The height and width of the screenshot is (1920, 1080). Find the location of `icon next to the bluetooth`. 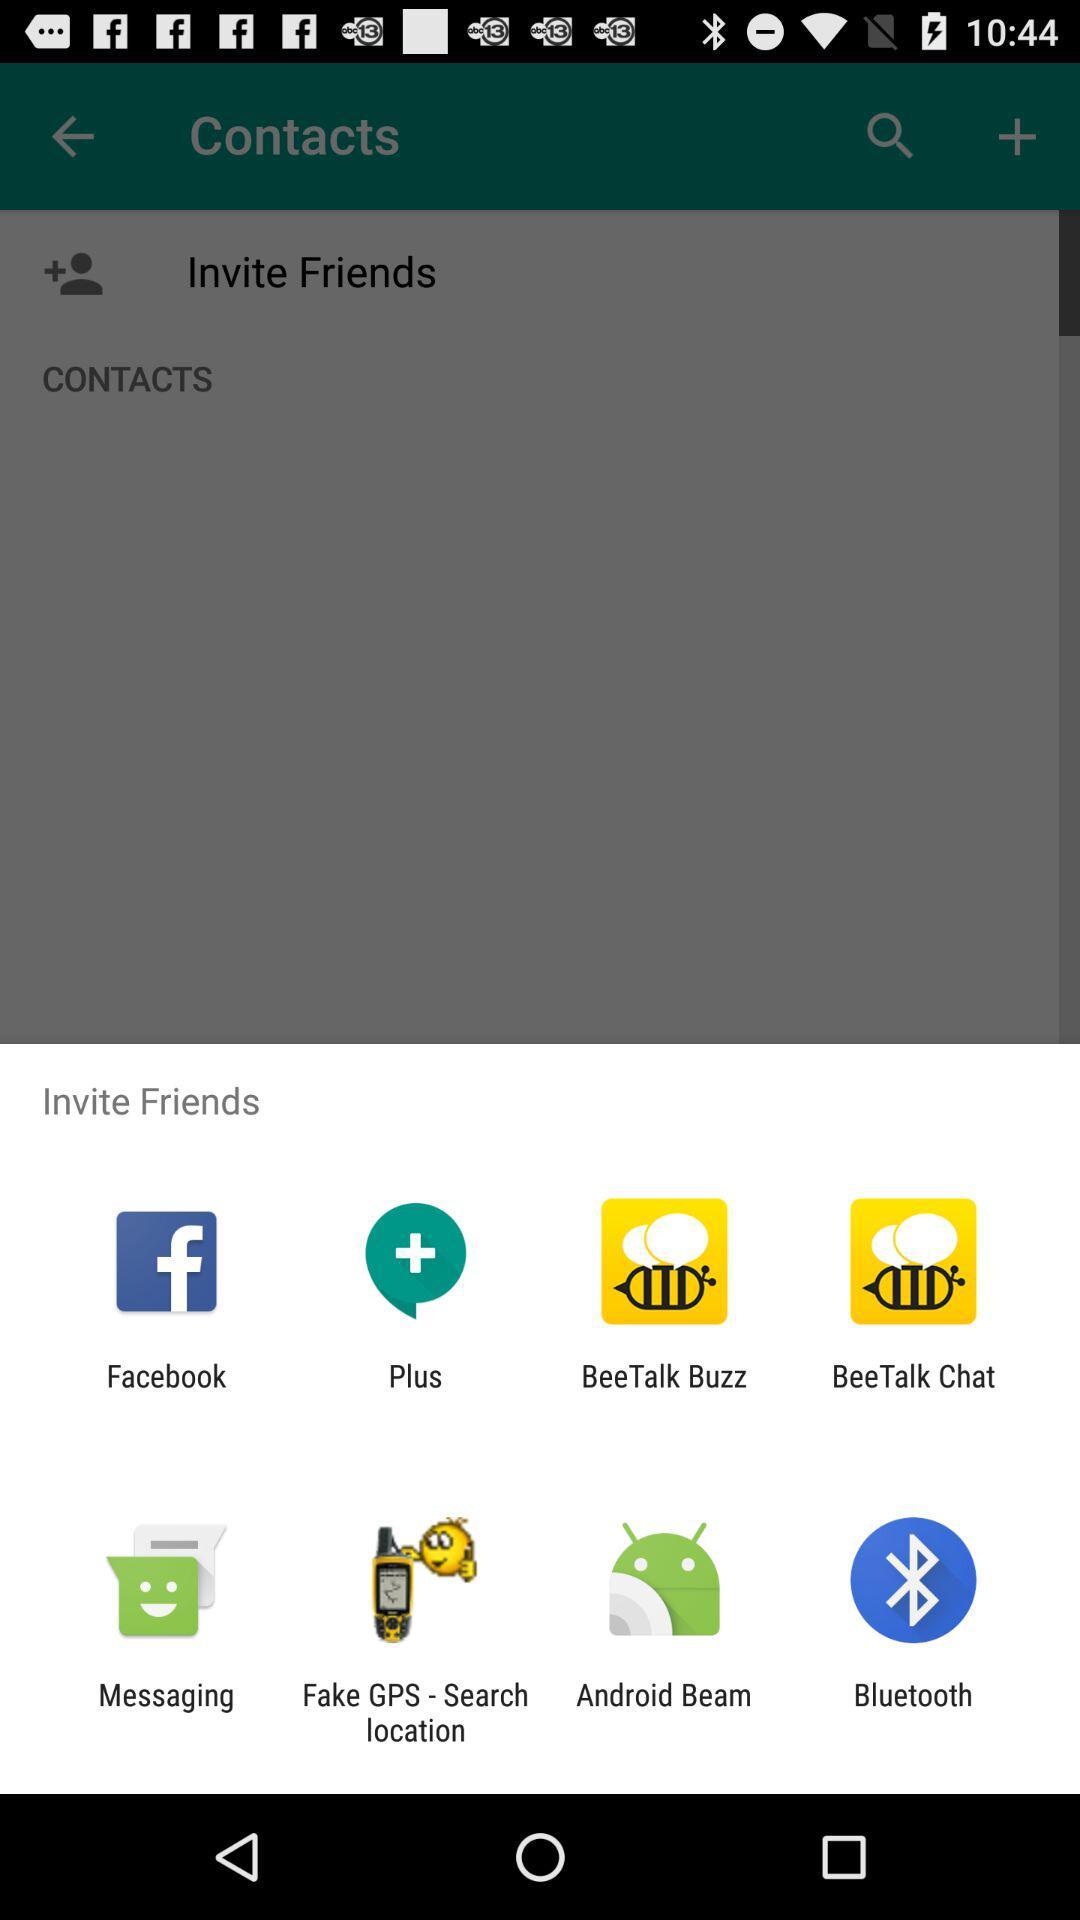

icon next to the bluetooth is located at coordinates (664, 1711).